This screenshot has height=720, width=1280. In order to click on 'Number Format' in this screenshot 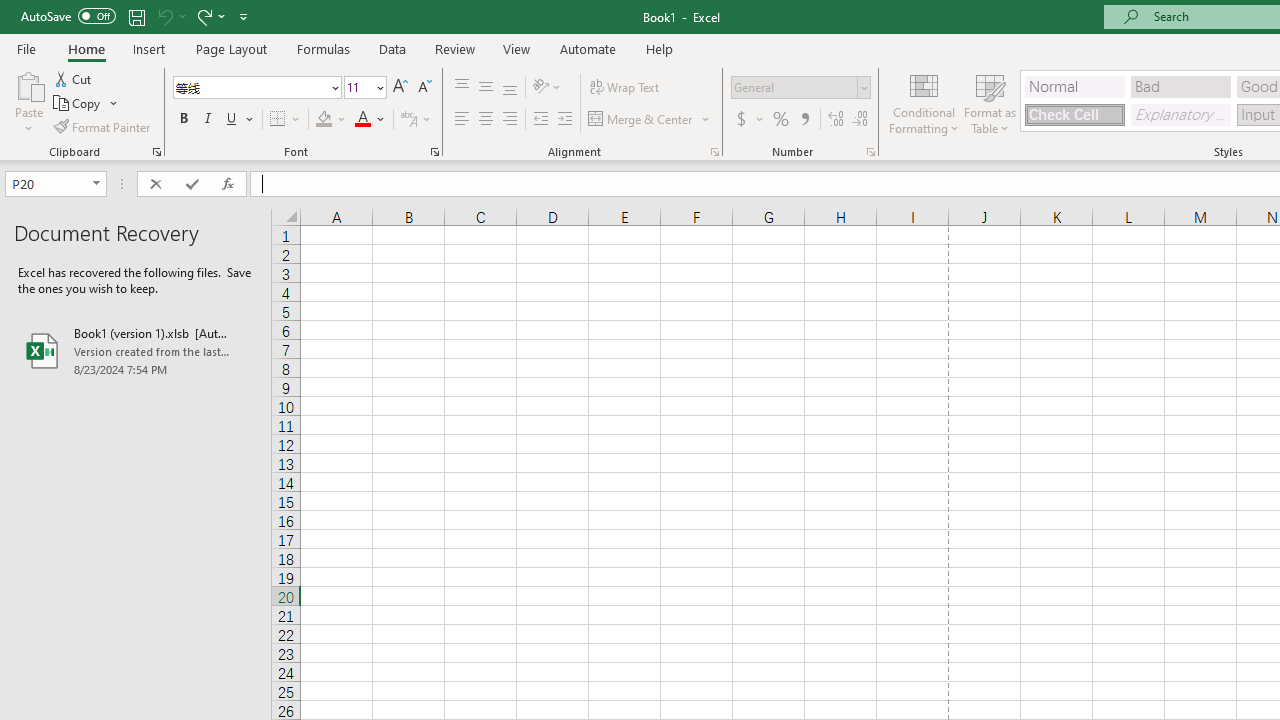, I will do `click(793, 86)`.